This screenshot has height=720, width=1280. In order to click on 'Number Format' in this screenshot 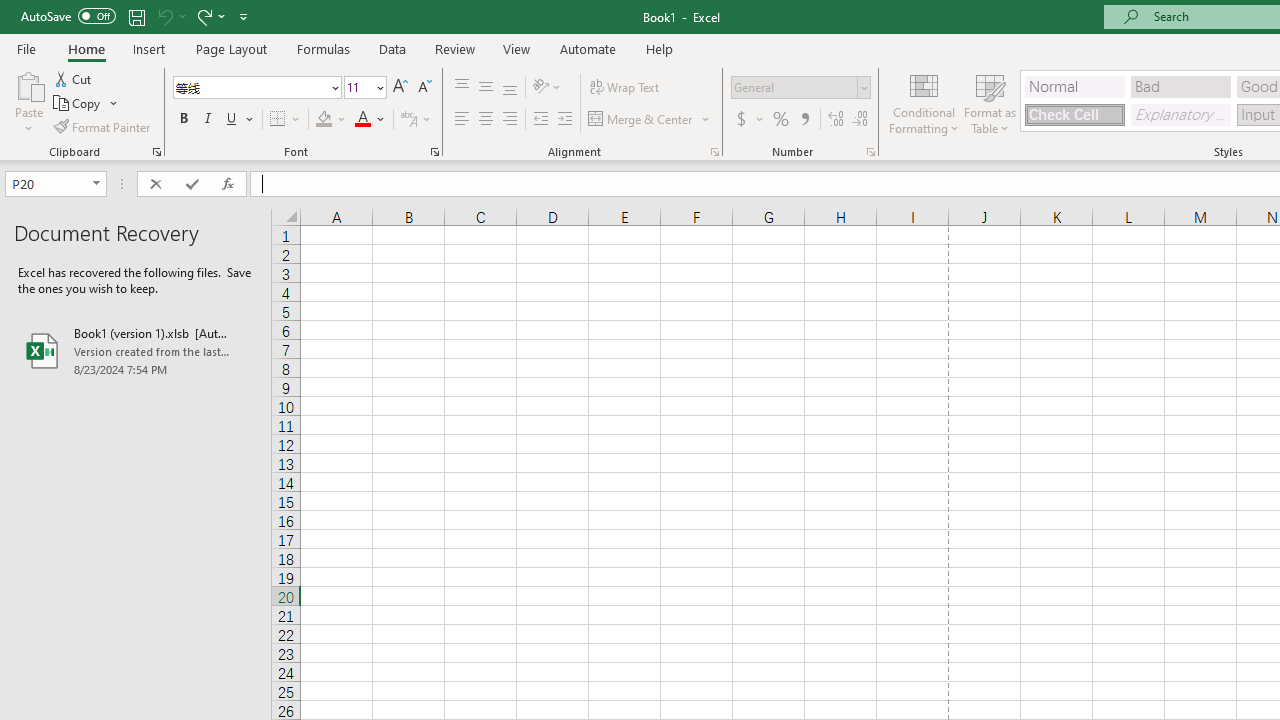, I will do `click(793, 86)`.